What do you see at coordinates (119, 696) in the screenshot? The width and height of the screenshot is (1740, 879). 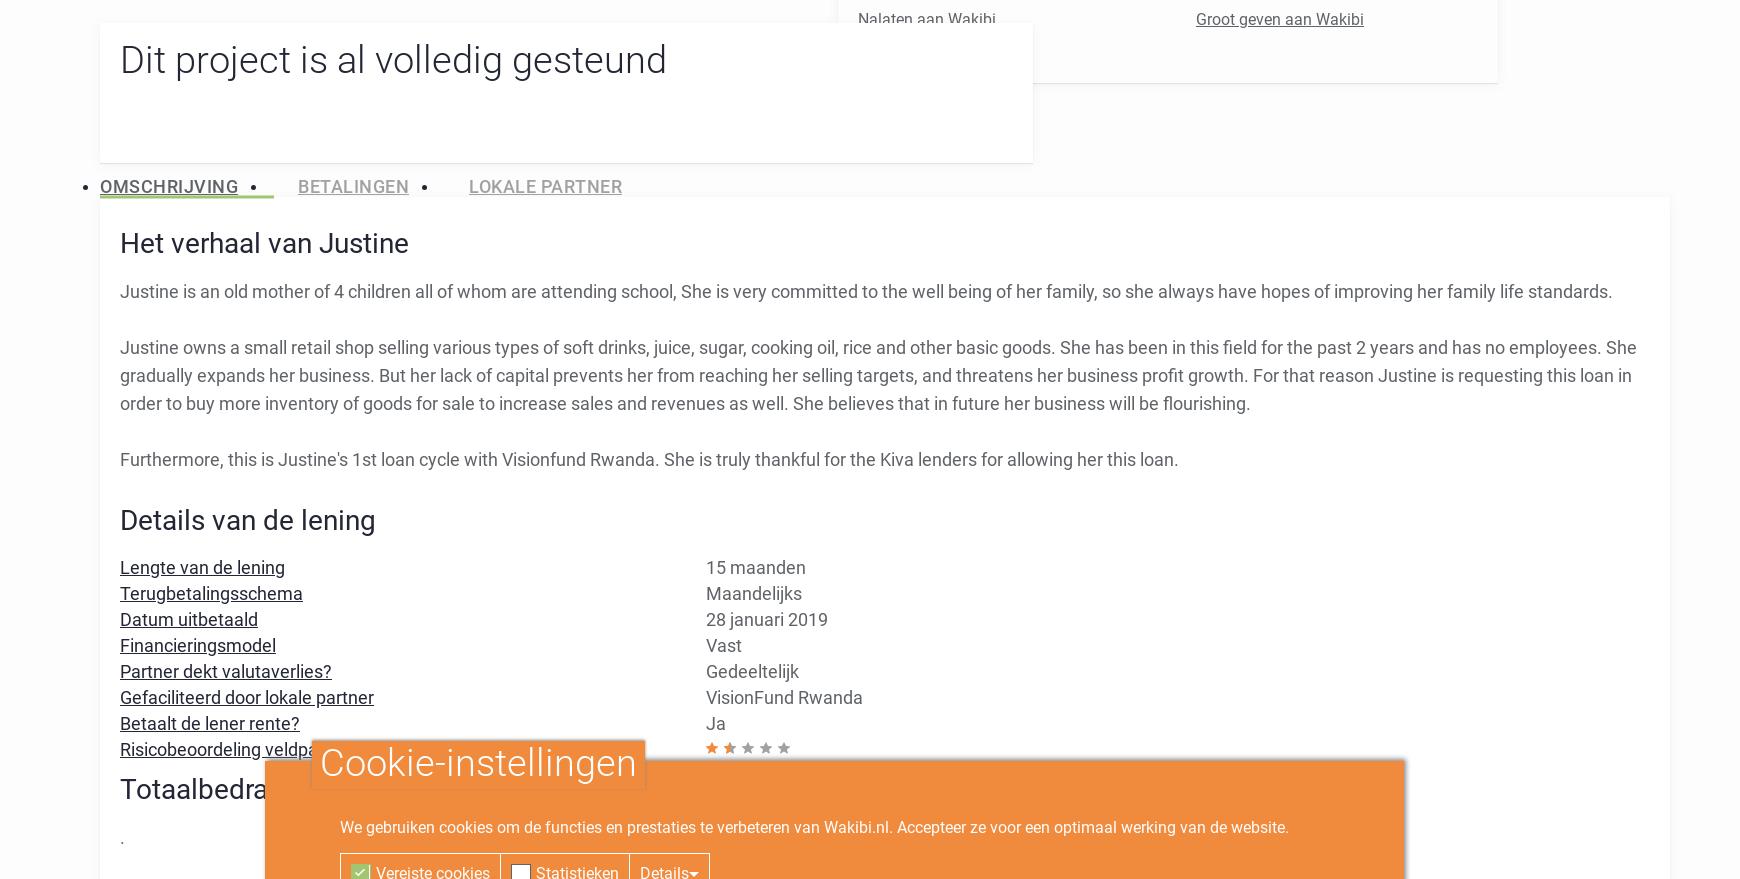 I see `'Gefaciliteerd door lokale partner'` at bounding box center [119, 696].